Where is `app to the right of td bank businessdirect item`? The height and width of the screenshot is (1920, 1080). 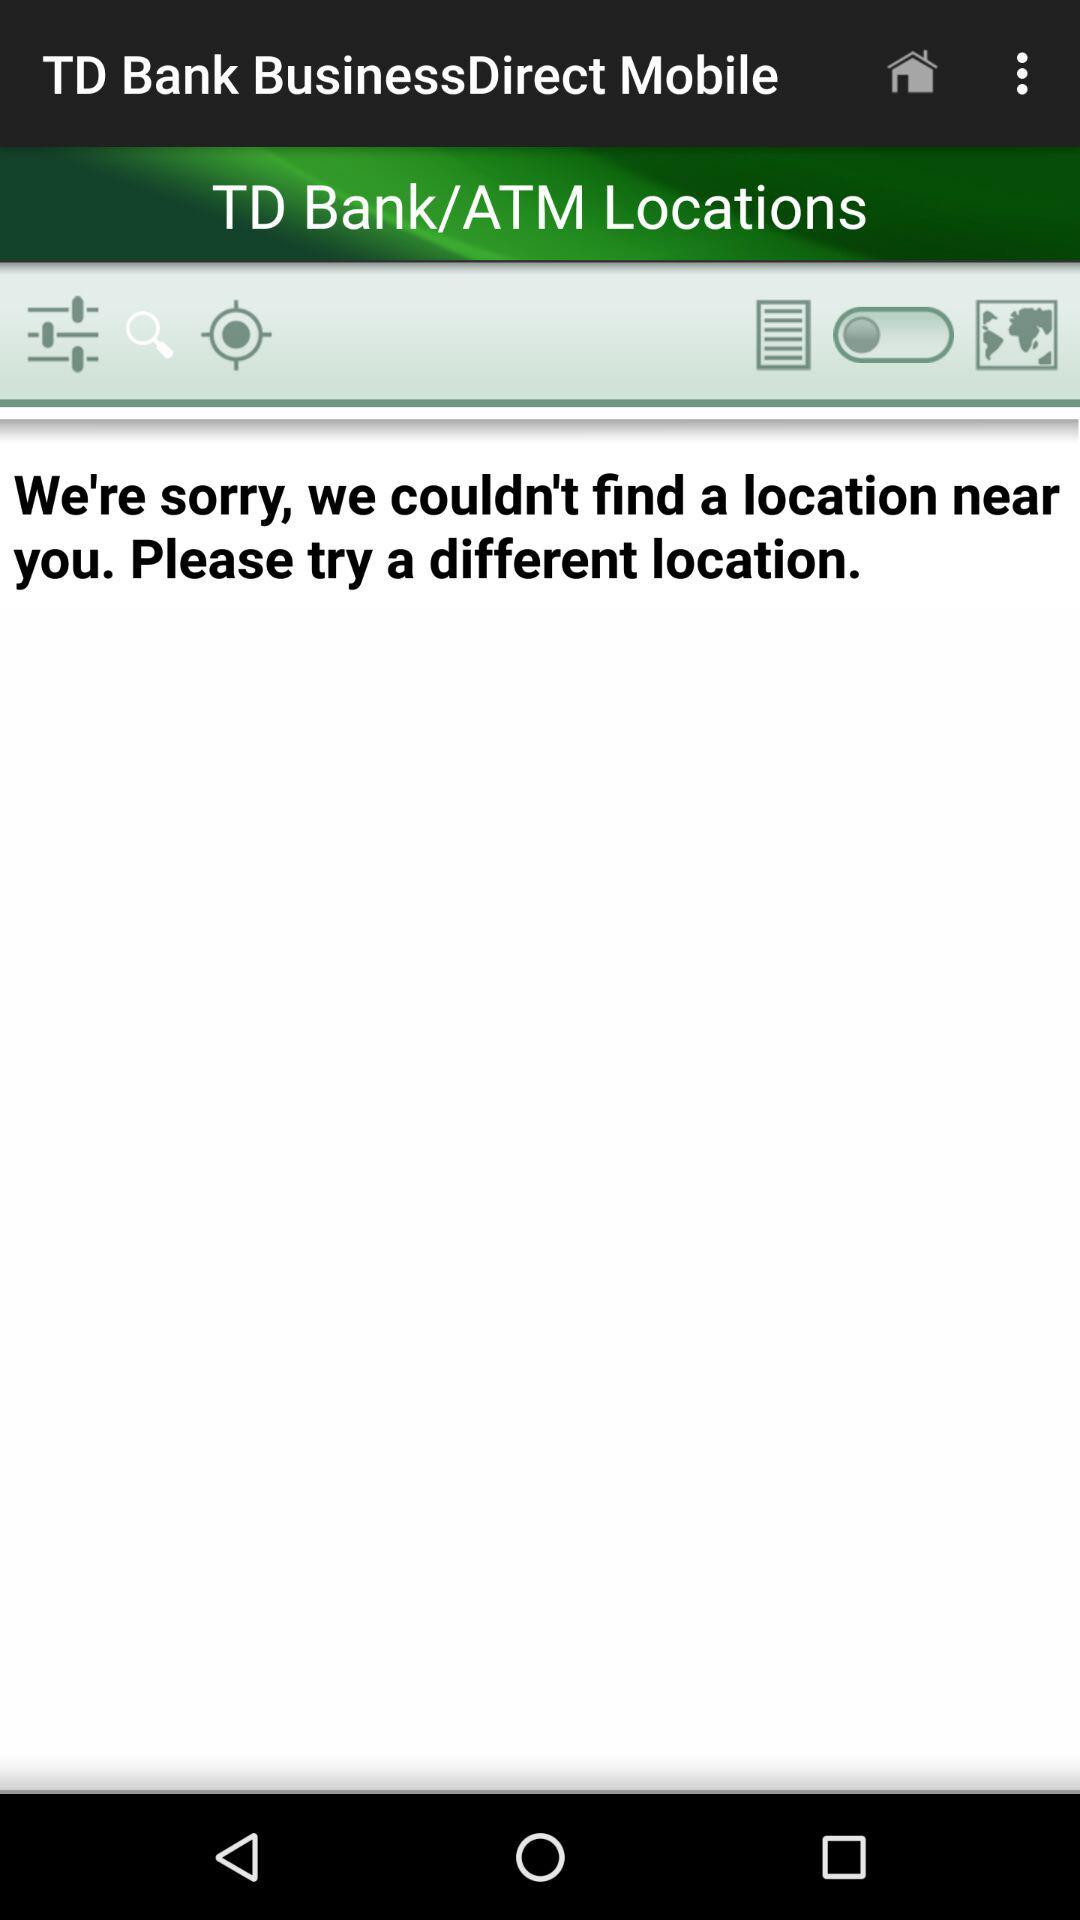
app to the right of td bank businessdirect item is located at coordinates (911, 73).